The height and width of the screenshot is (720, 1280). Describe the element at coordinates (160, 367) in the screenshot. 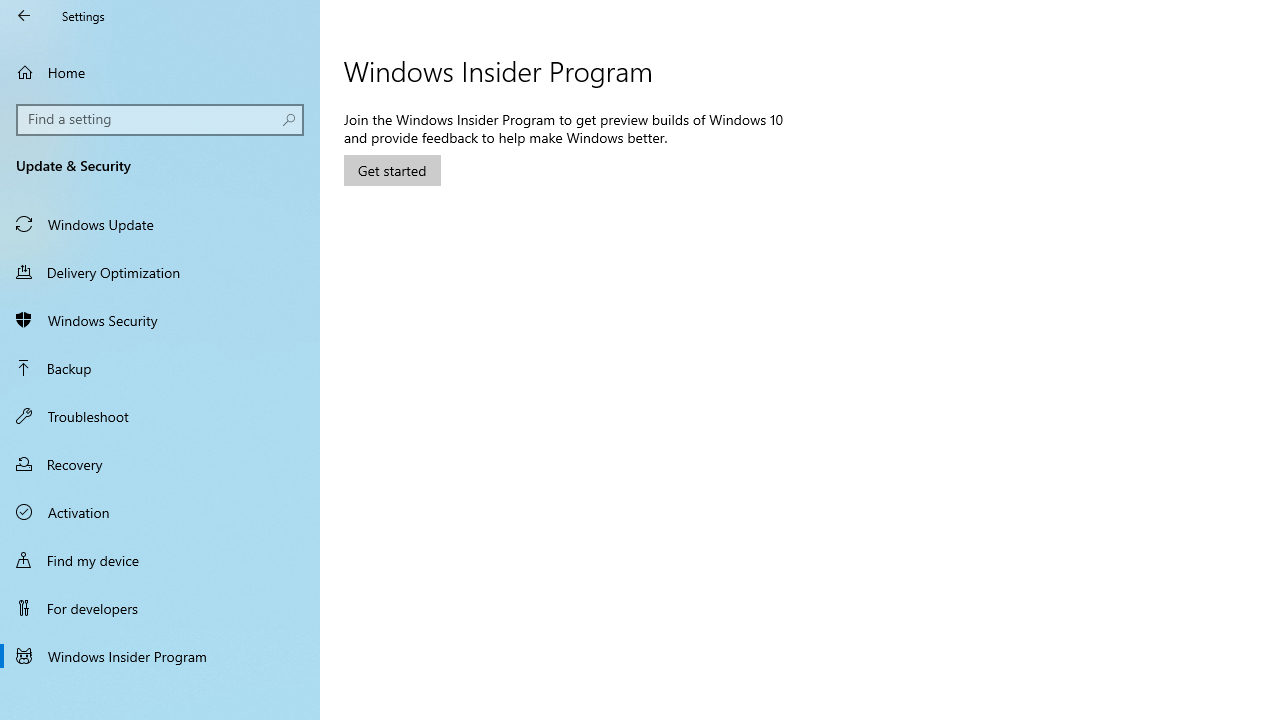

I see `'Backup'` at that location.